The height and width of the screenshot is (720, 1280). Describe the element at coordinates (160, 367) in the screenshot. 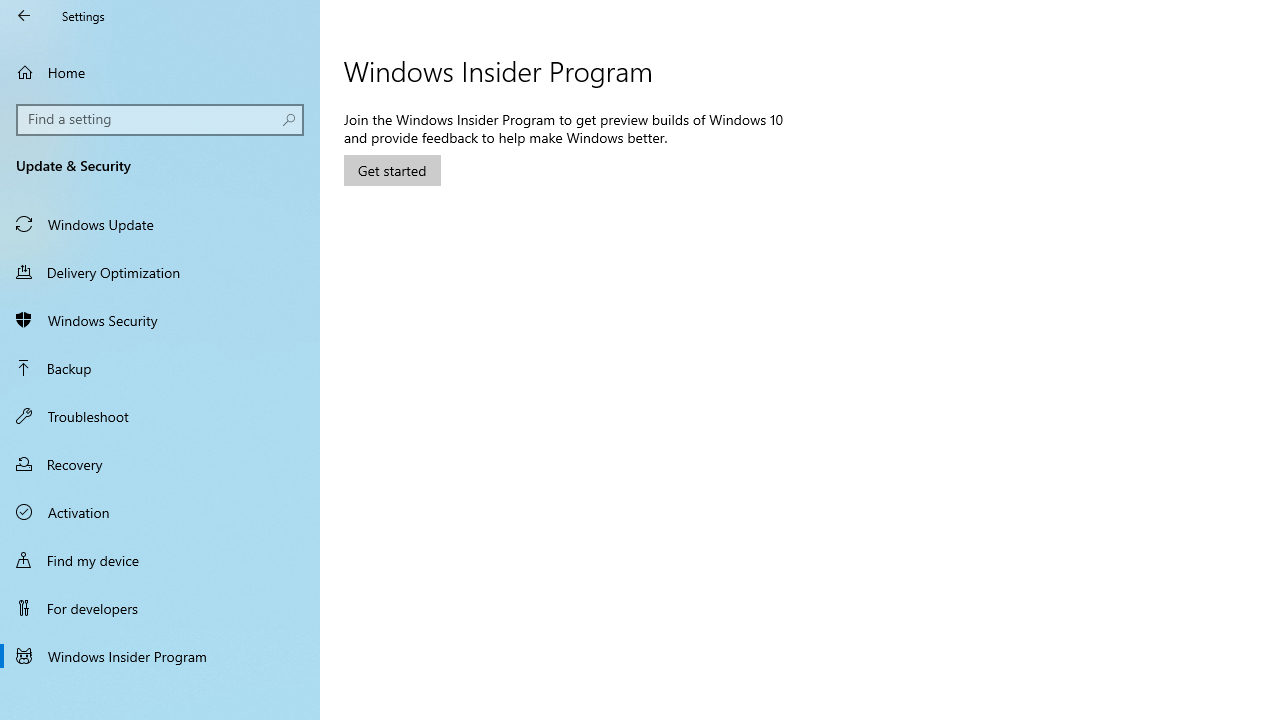

I see `'Backup'` at that location.